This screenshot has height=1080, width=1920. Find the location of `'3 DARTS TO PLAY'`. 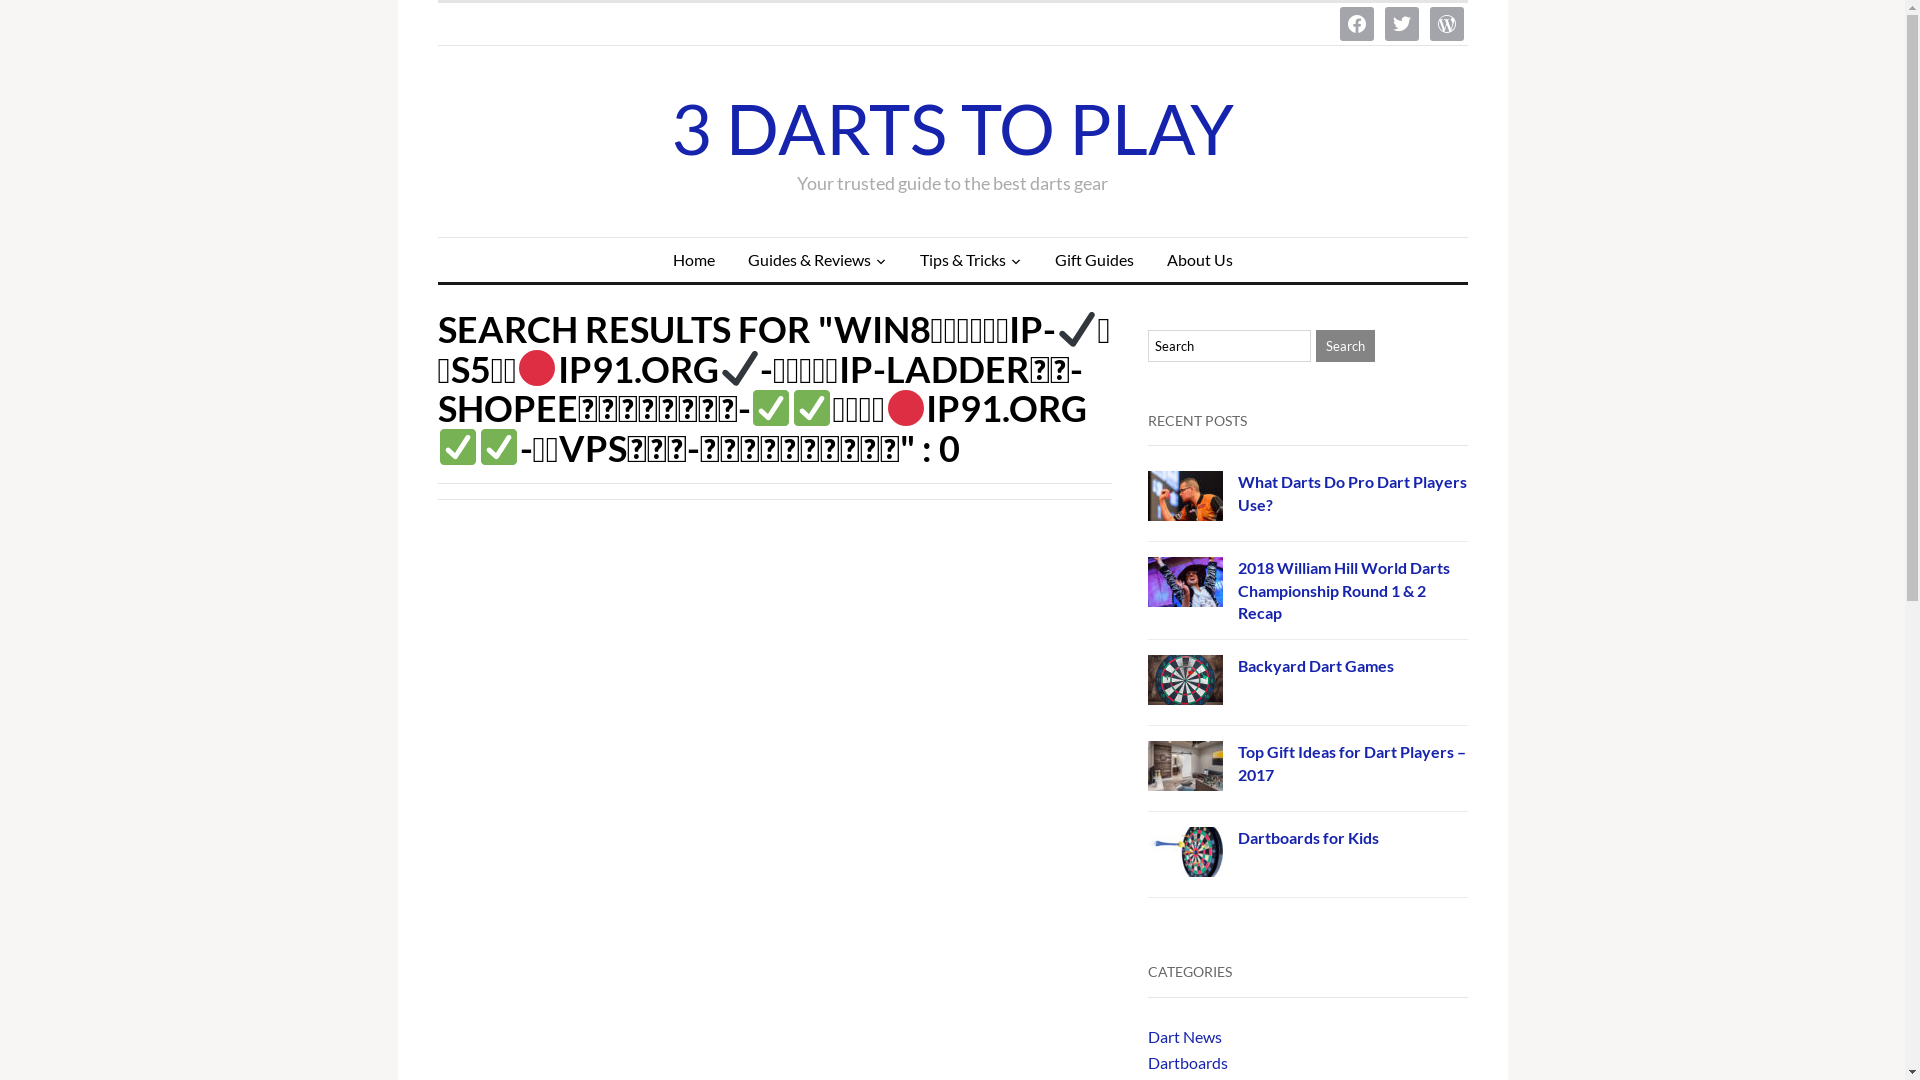

'3 DARTS TO PLAY' is located at coordinates (952, 127).